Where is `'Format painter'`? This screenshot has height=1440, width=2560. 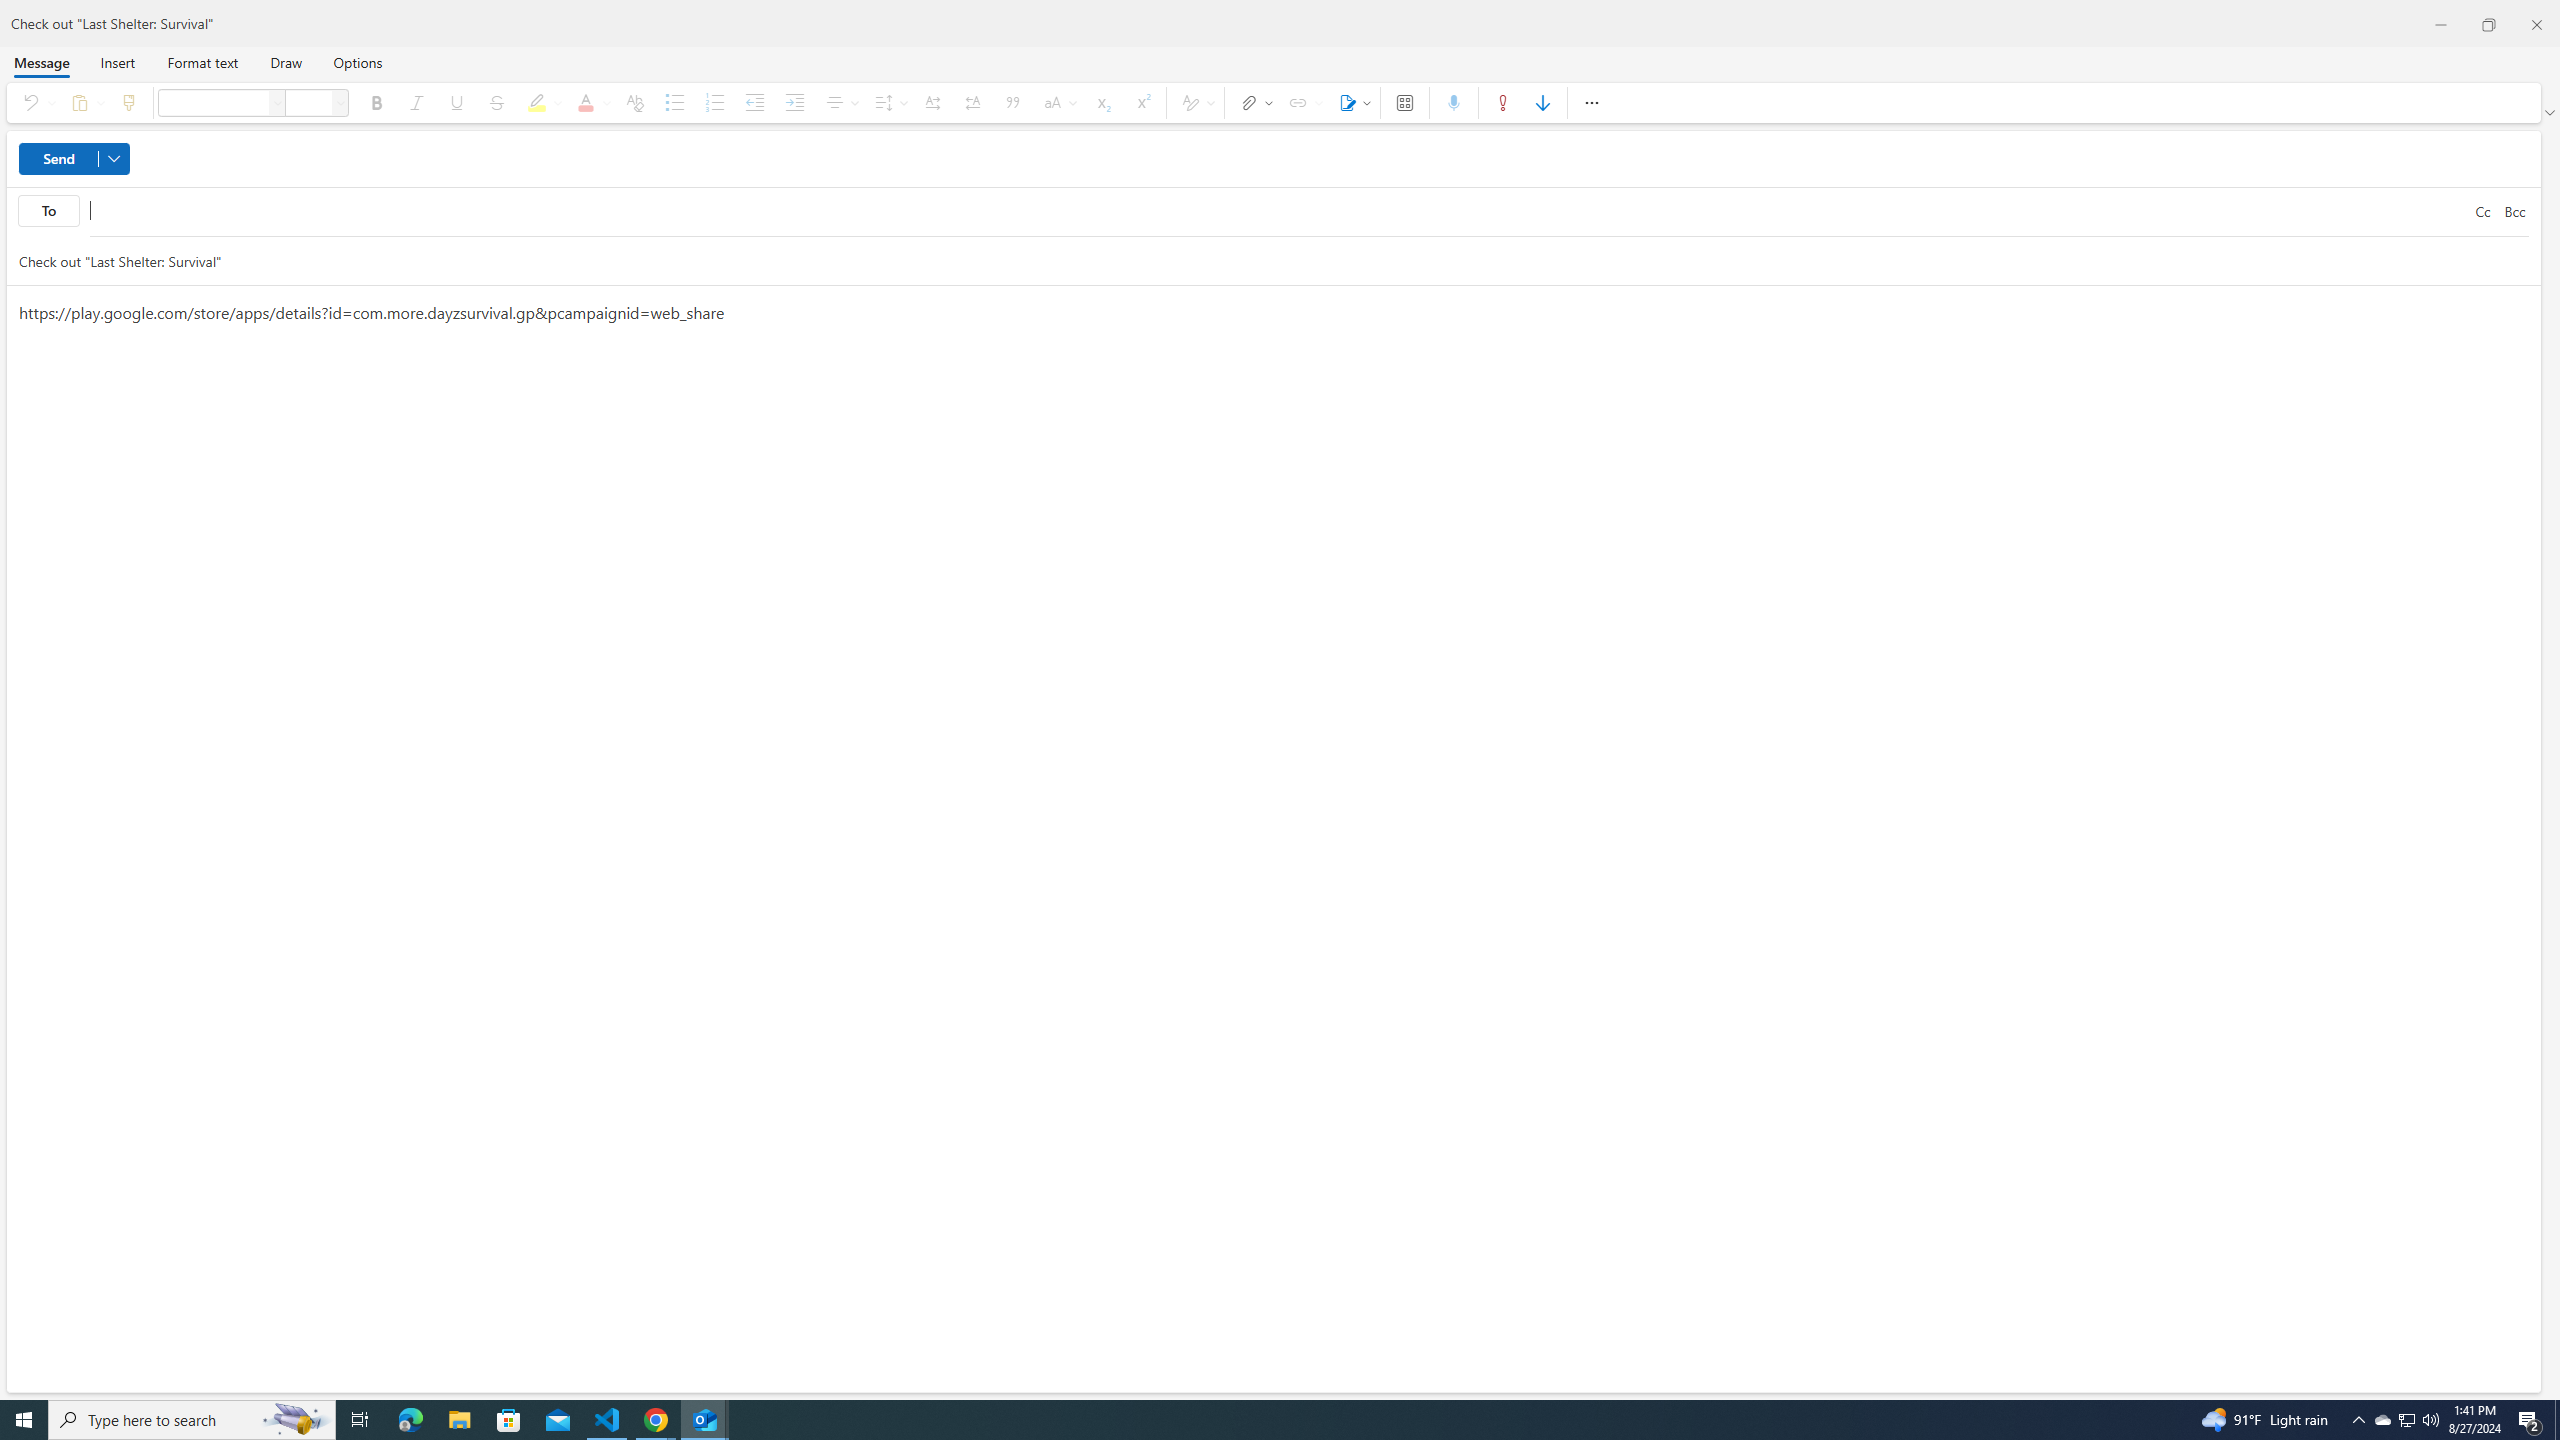
'Format painter' is located at coordinates (129, 102).